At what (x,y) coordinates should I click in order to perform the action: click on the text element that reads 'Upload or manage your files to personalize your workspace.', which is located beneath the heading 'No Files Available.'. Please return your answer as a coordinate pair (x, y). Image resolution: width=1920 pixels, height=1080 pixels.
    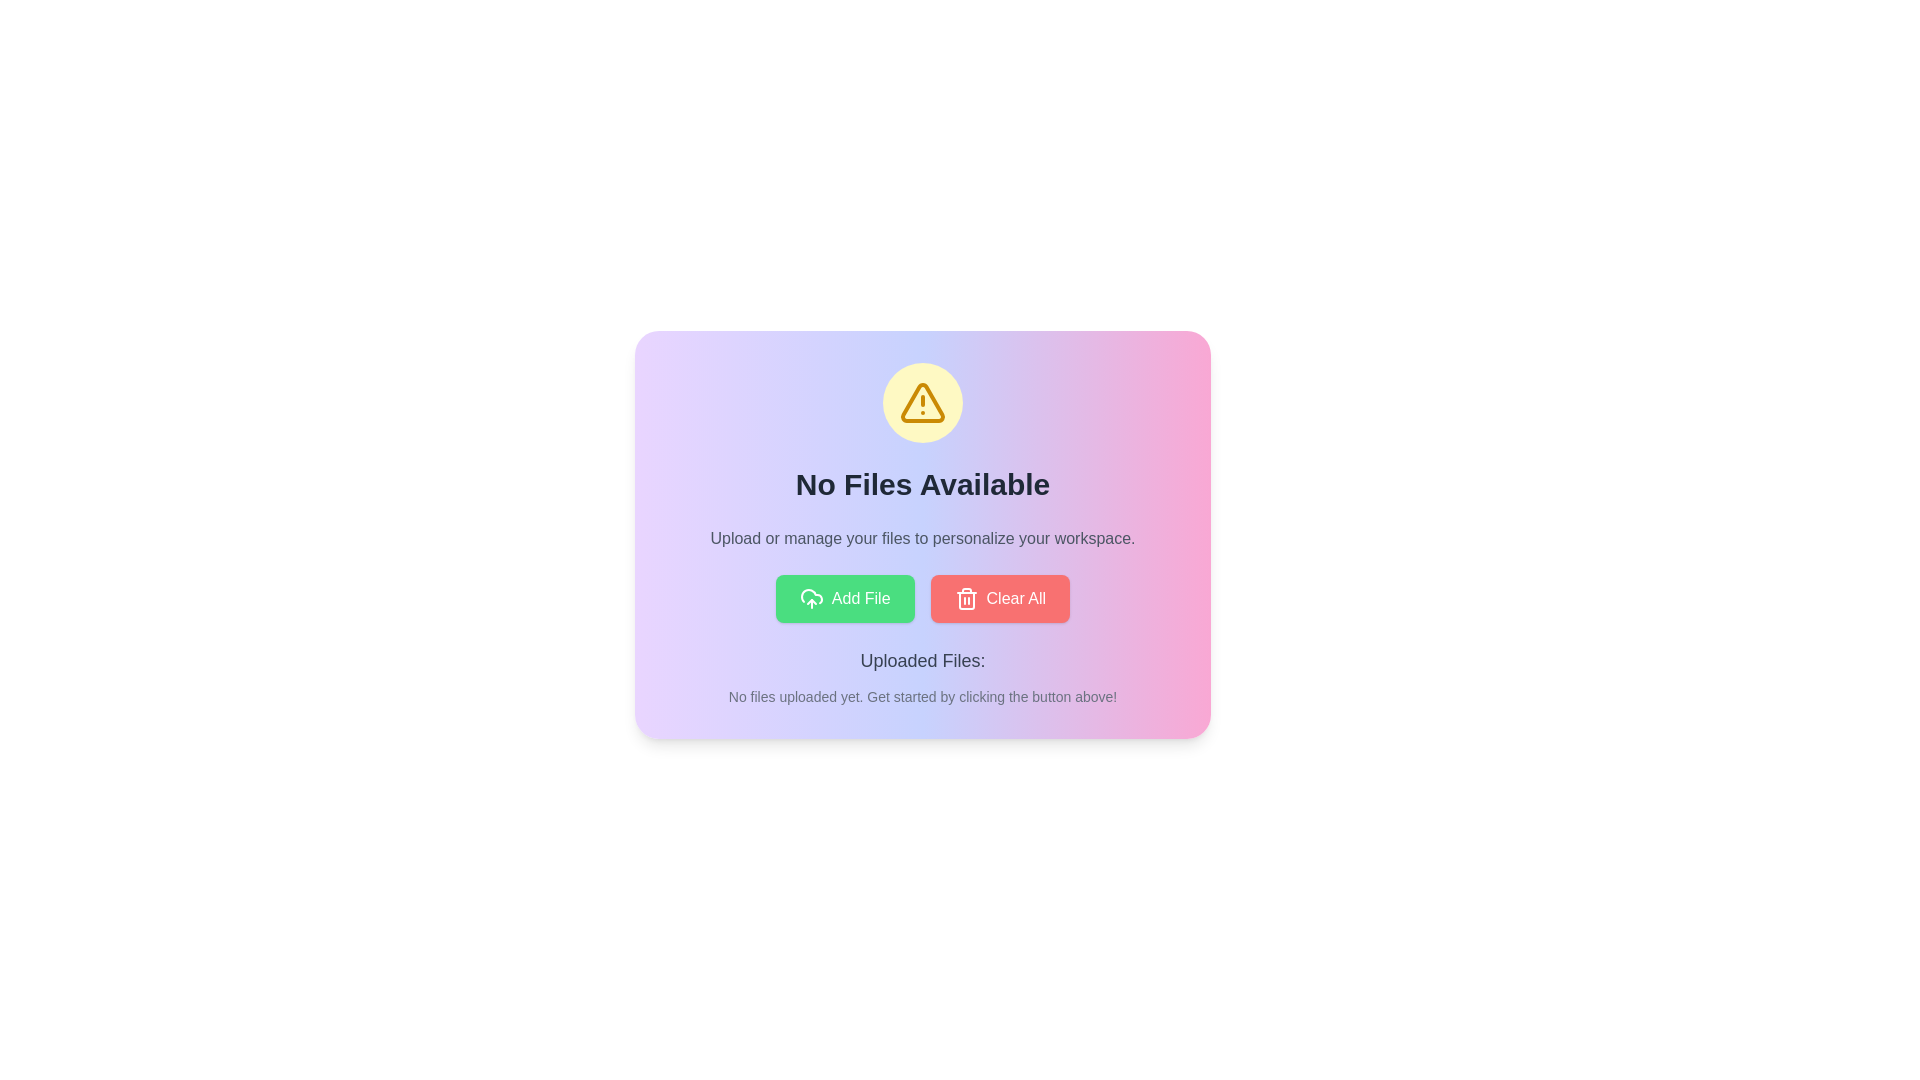
    Looking at the image, I should click on (921, 538).